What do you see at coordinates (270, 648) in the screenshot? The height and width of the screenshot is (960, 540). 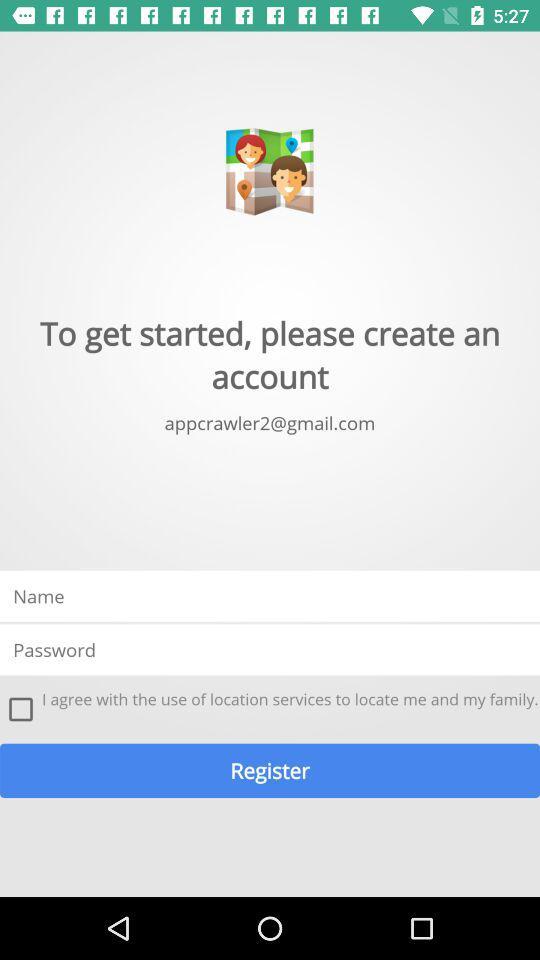 I see `password` at bounding box center [270, 648].